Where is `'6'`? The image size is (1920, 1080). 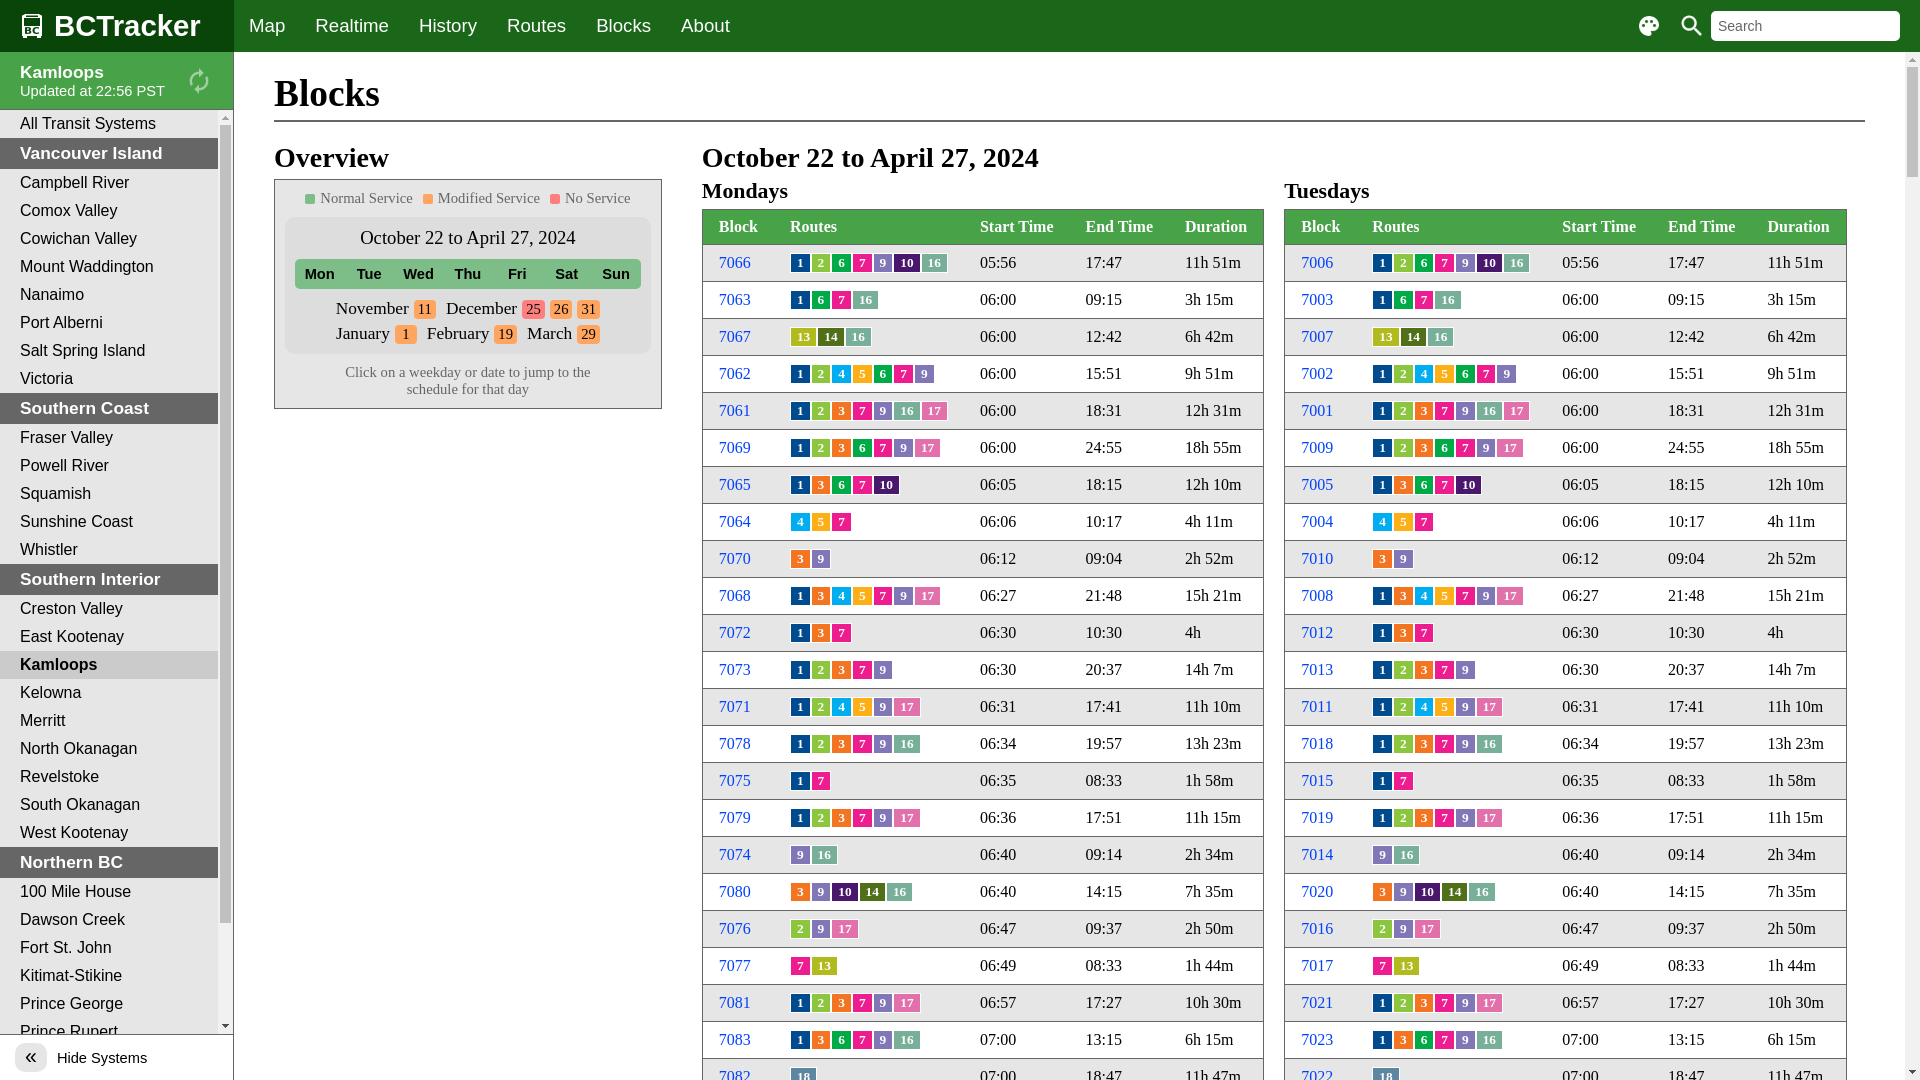
'6' is located at coordinates (1402, 300).